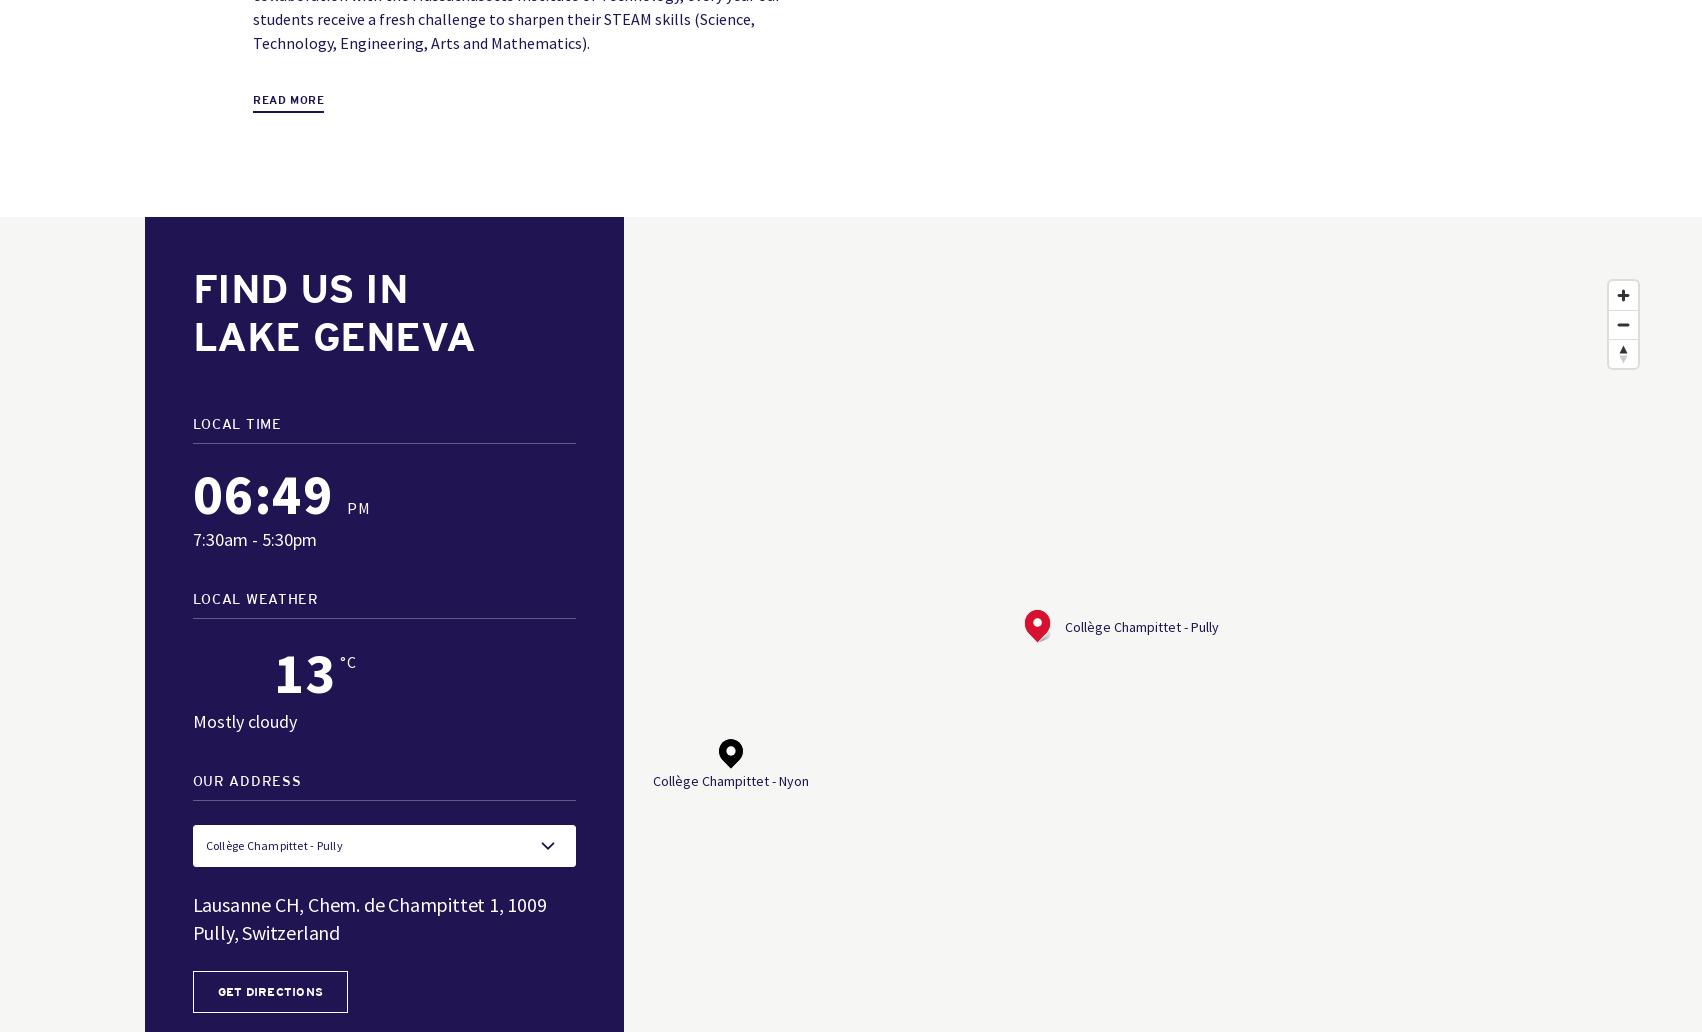 The height and width of the screenshot is (1032, 1702). I want to click on 'read more', so click(251, 100).